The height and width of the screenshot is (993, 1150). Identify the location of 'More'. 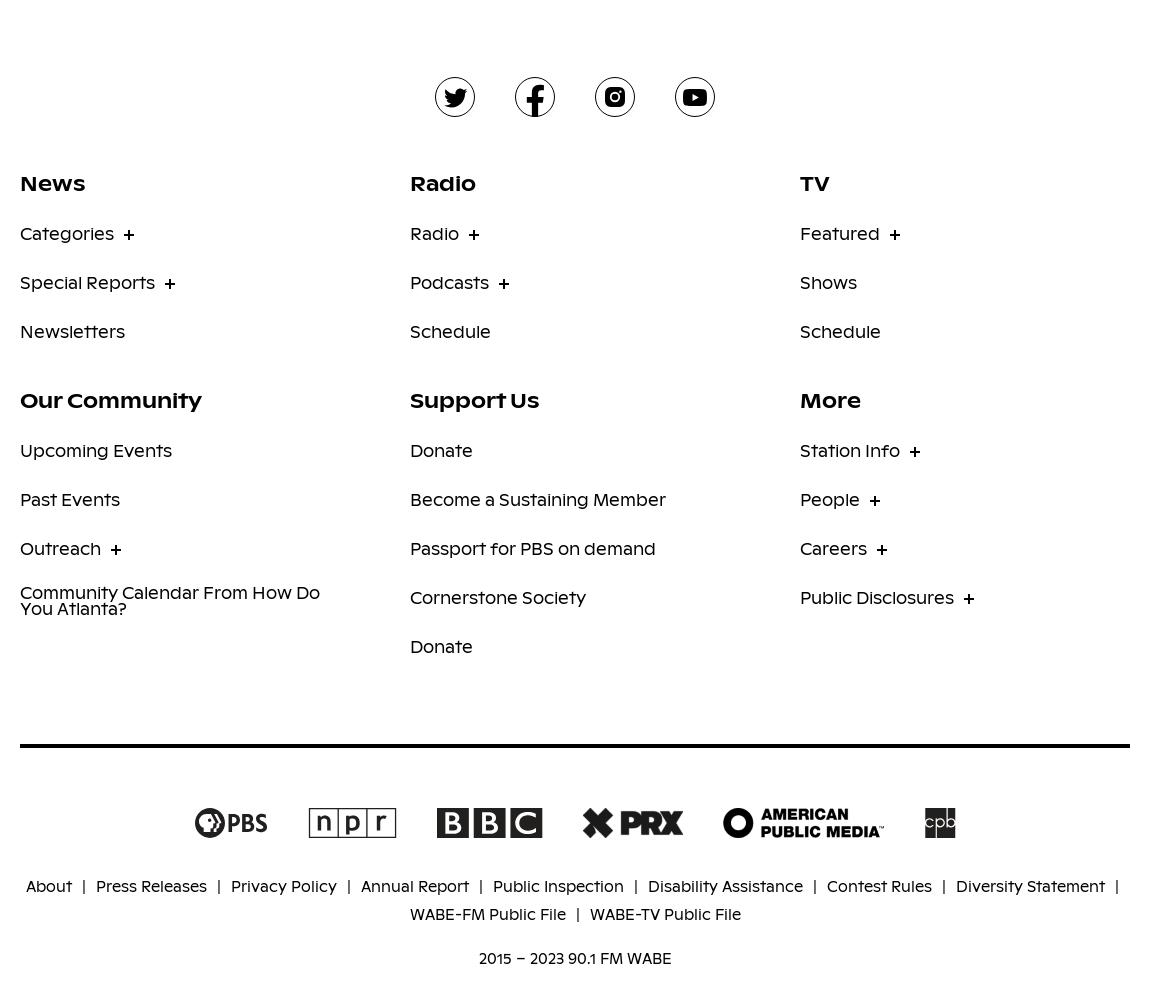
(829, 398).